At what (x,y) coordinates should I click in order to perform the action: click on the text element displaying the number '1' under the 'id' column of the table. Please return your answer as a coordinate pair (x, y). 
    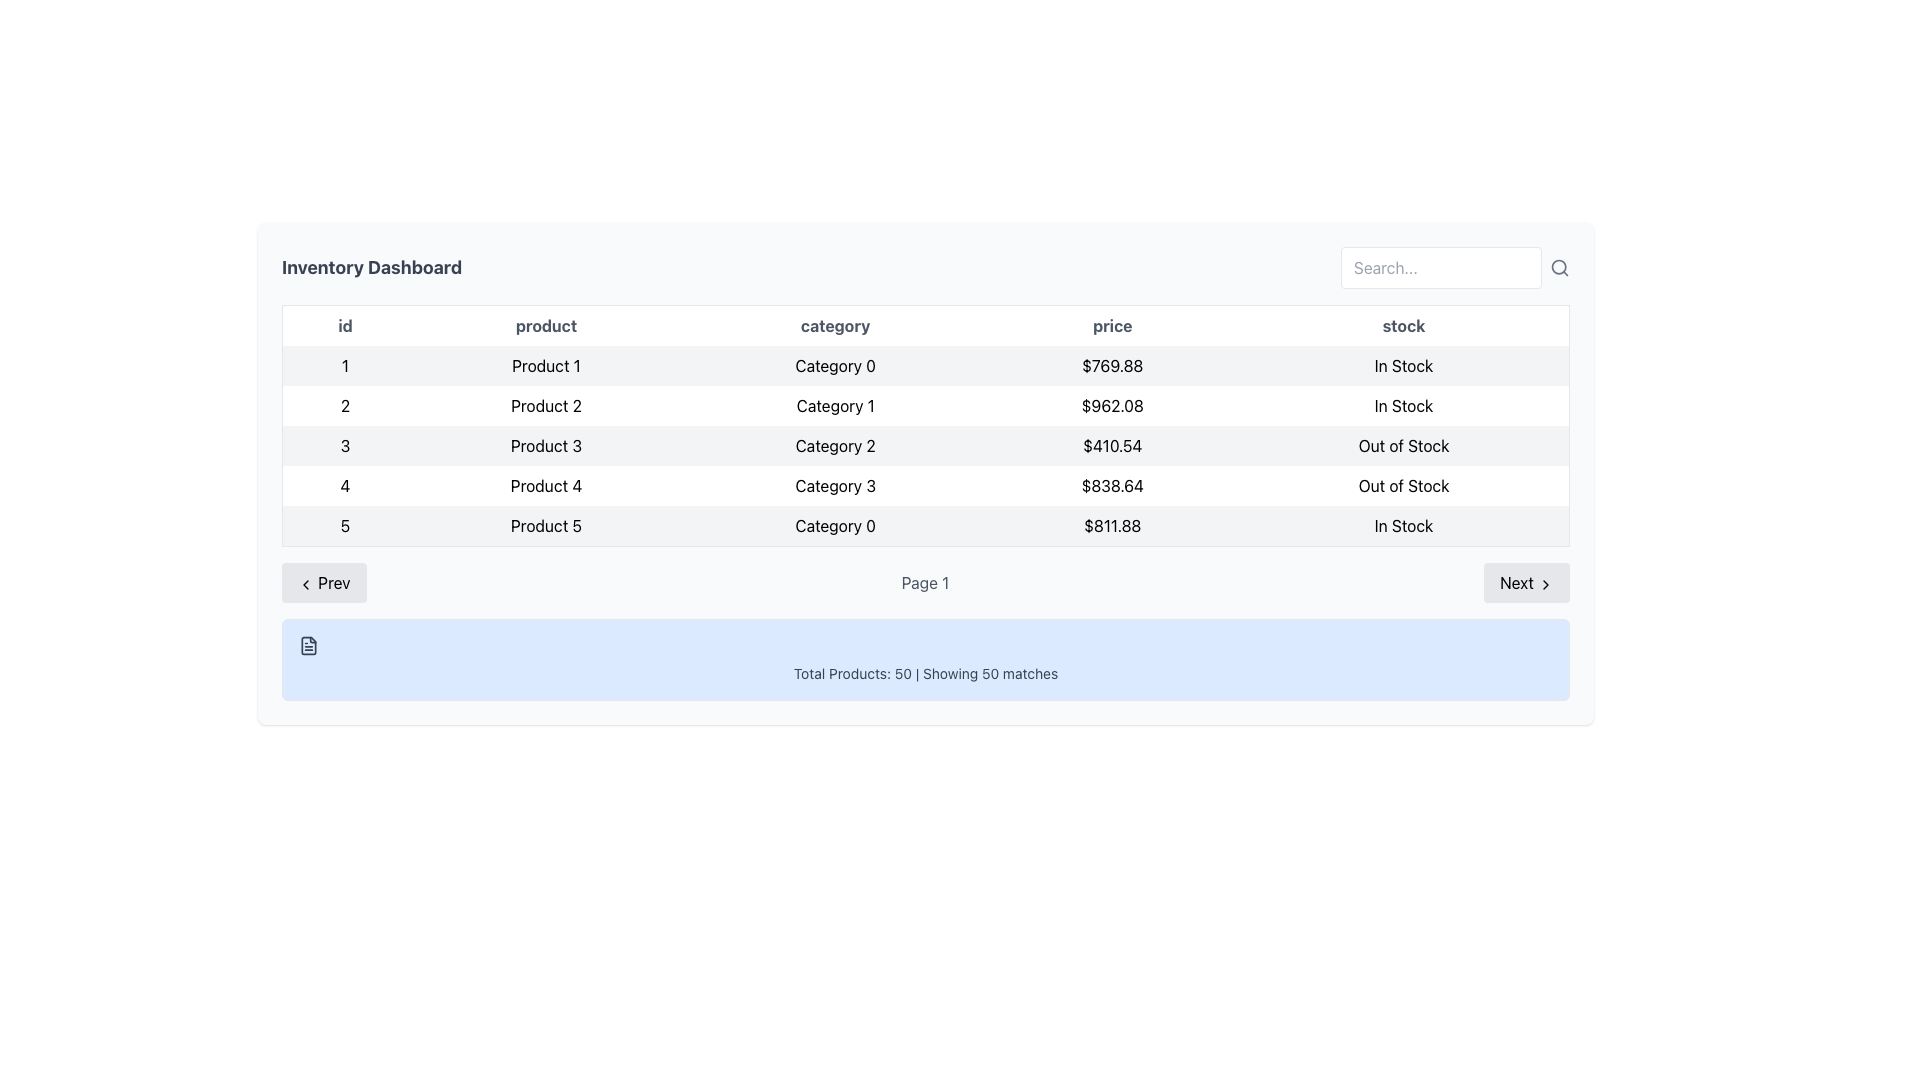
    Looking at the image, I should click on (345, 366).